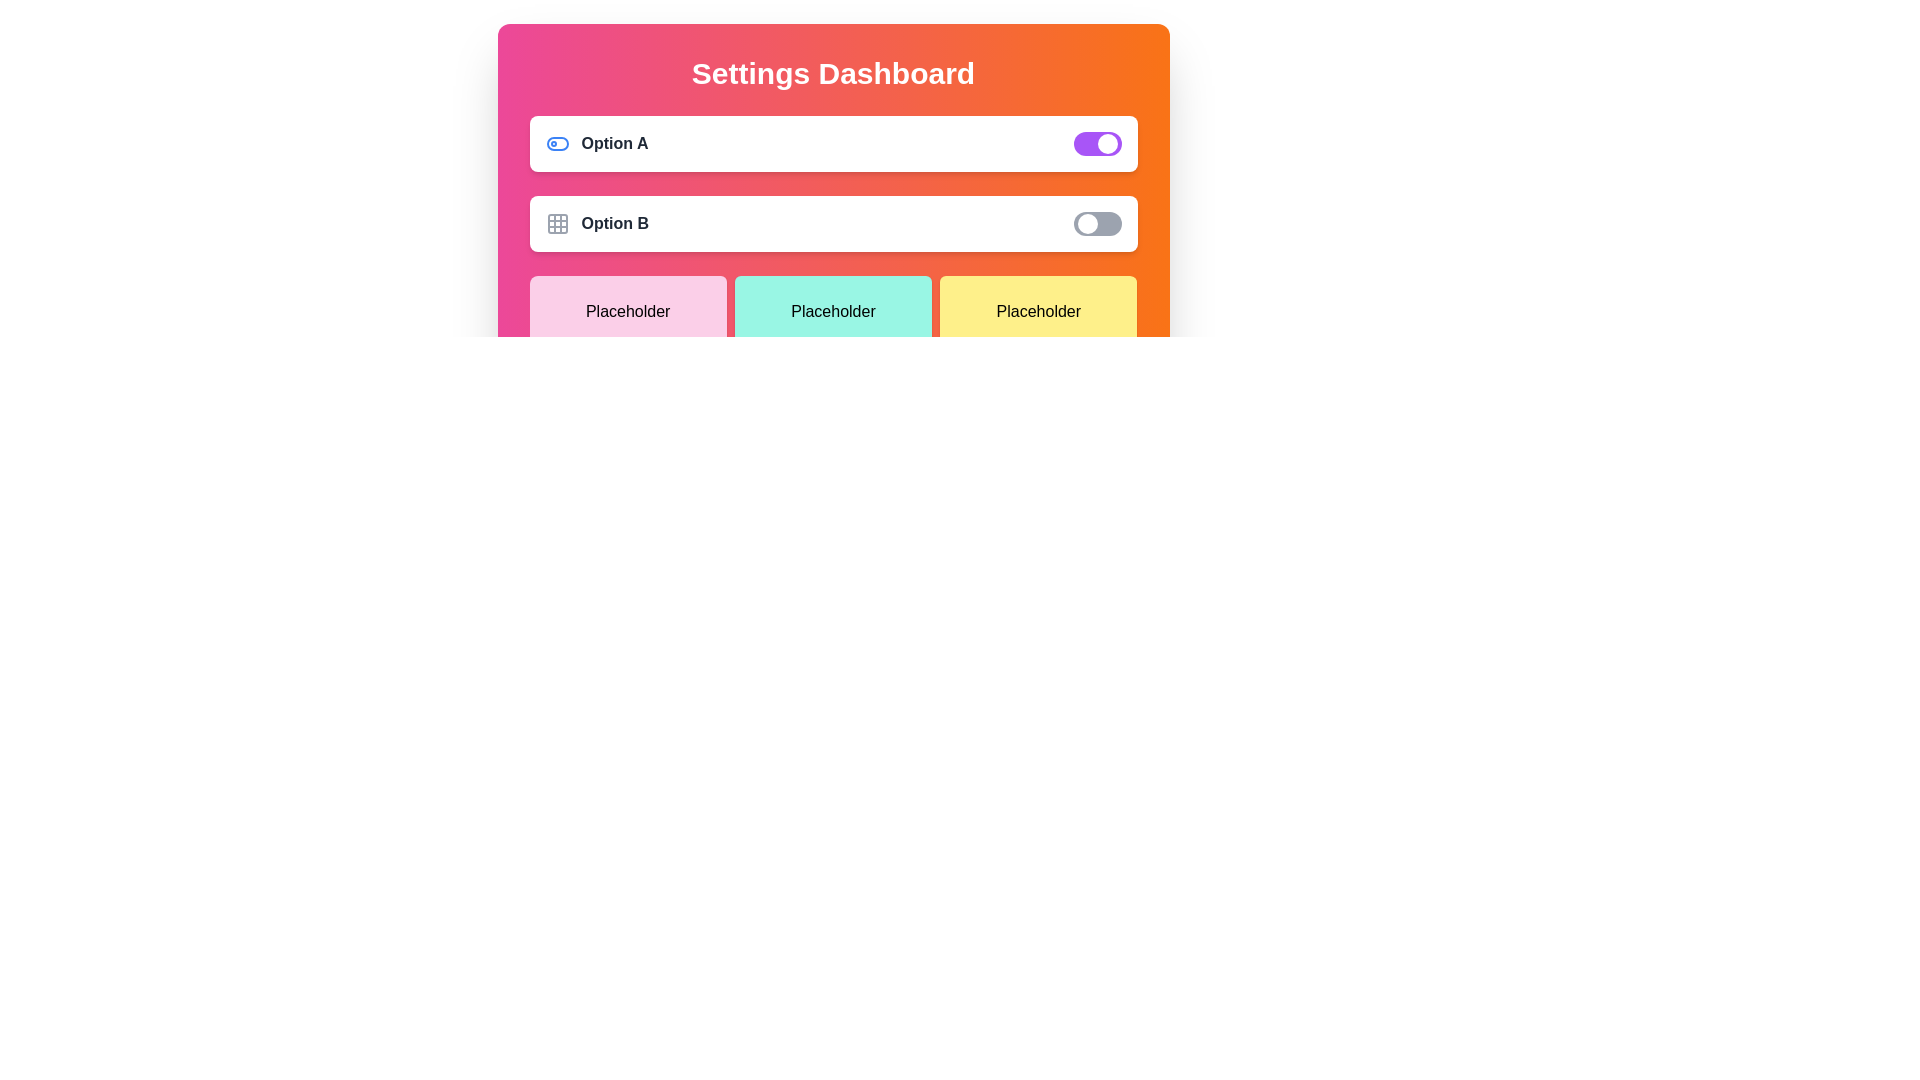 This screenshot has width=1920, height=1080. Describe the element at coordinates (557, 223) in the screenshot. I see `the grid icon located to the left of the text 'Option B'` at that location.